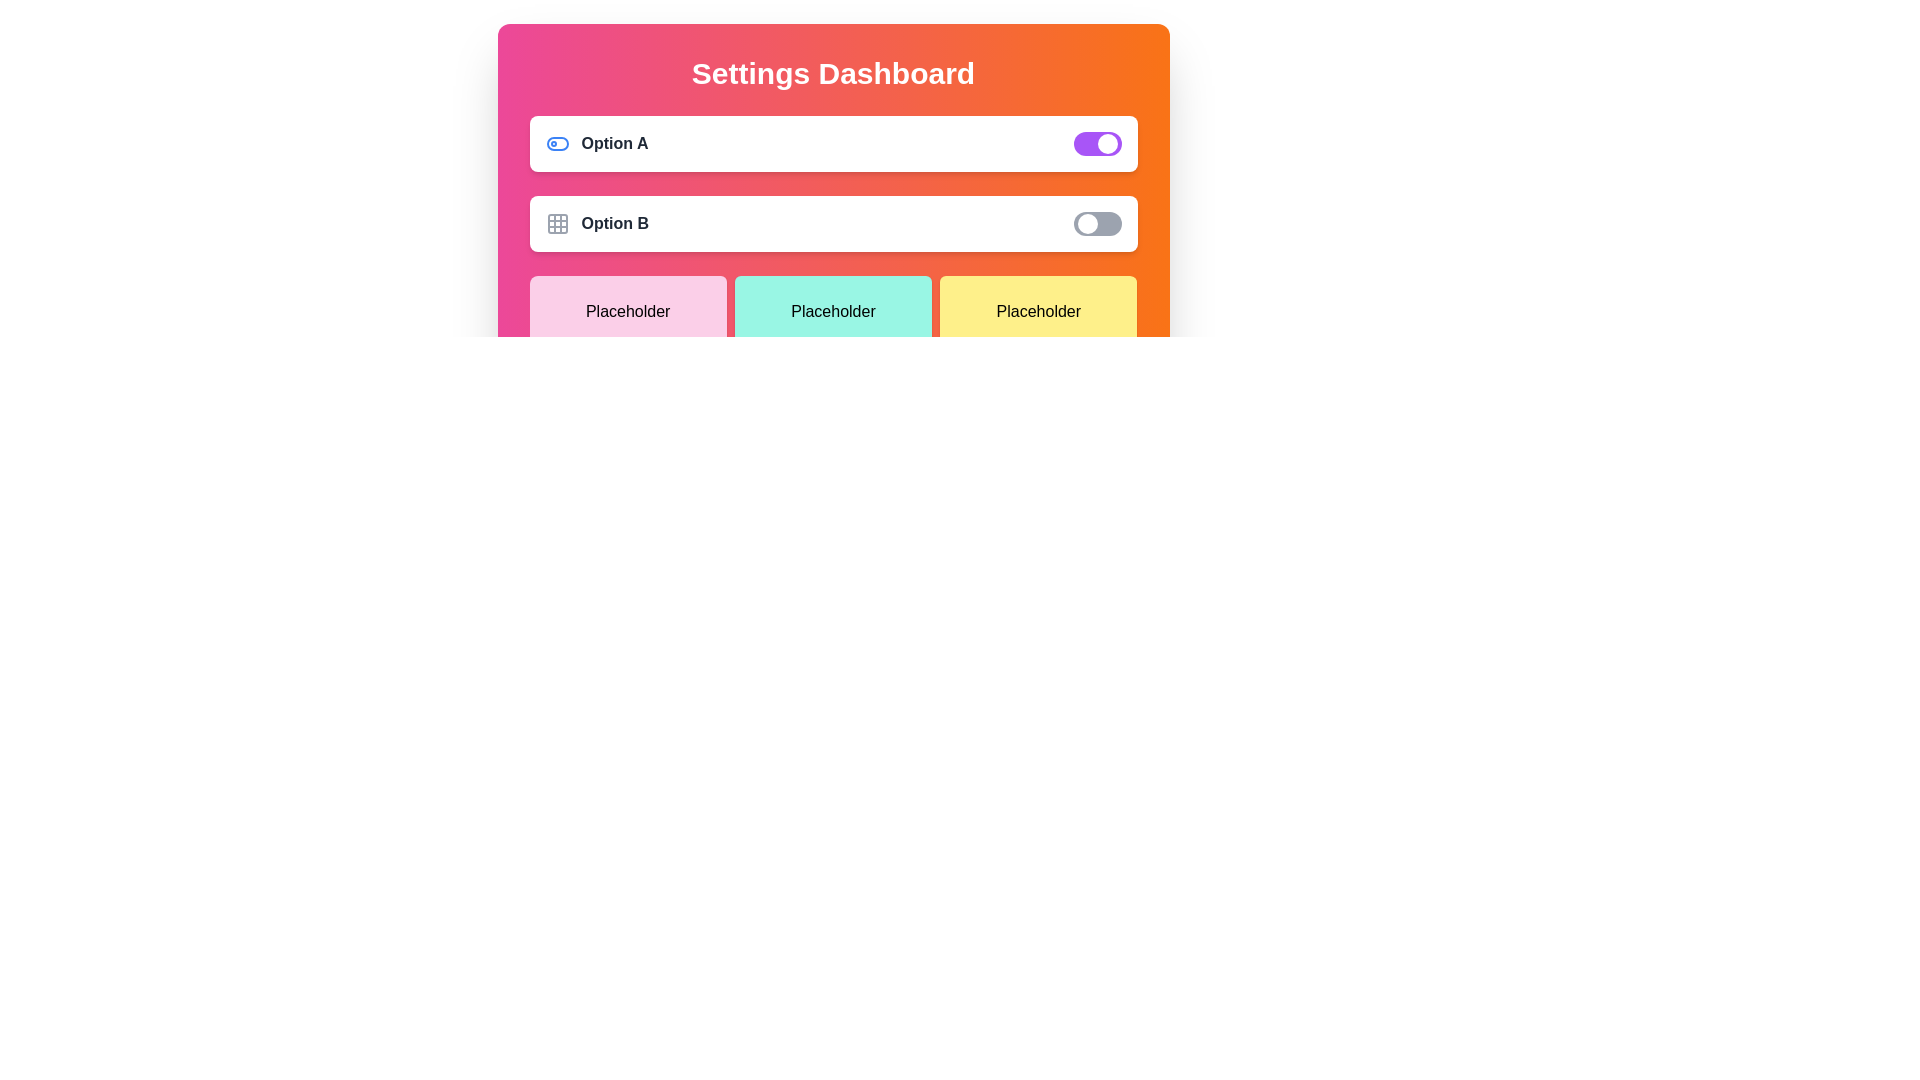 This screenshot has width=1920, height=1080. Describe the element at coordinates (557, 223) in the screenshot. I see `the grid icon located to the left of the text 'Option B'` at that location.